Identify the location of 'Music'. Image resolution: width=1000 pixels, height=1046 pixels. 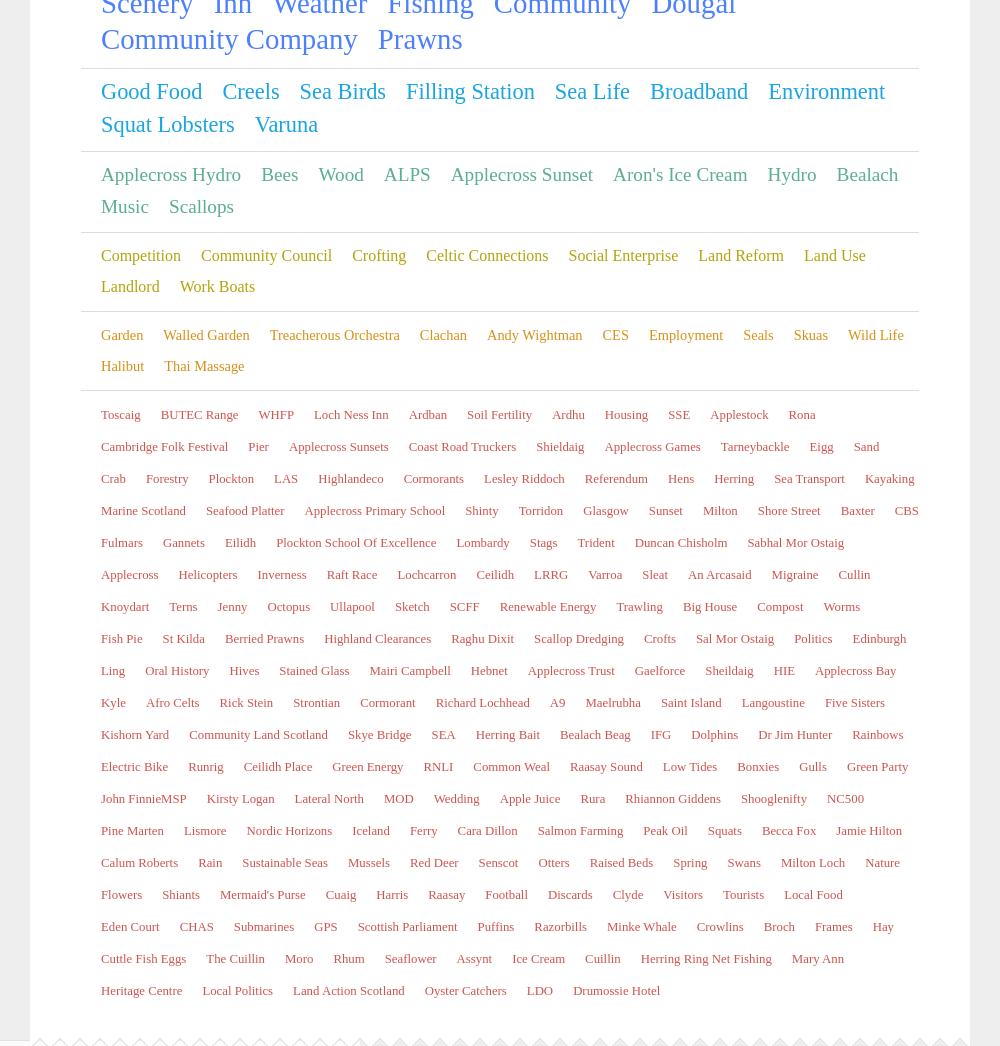
(613, 997).